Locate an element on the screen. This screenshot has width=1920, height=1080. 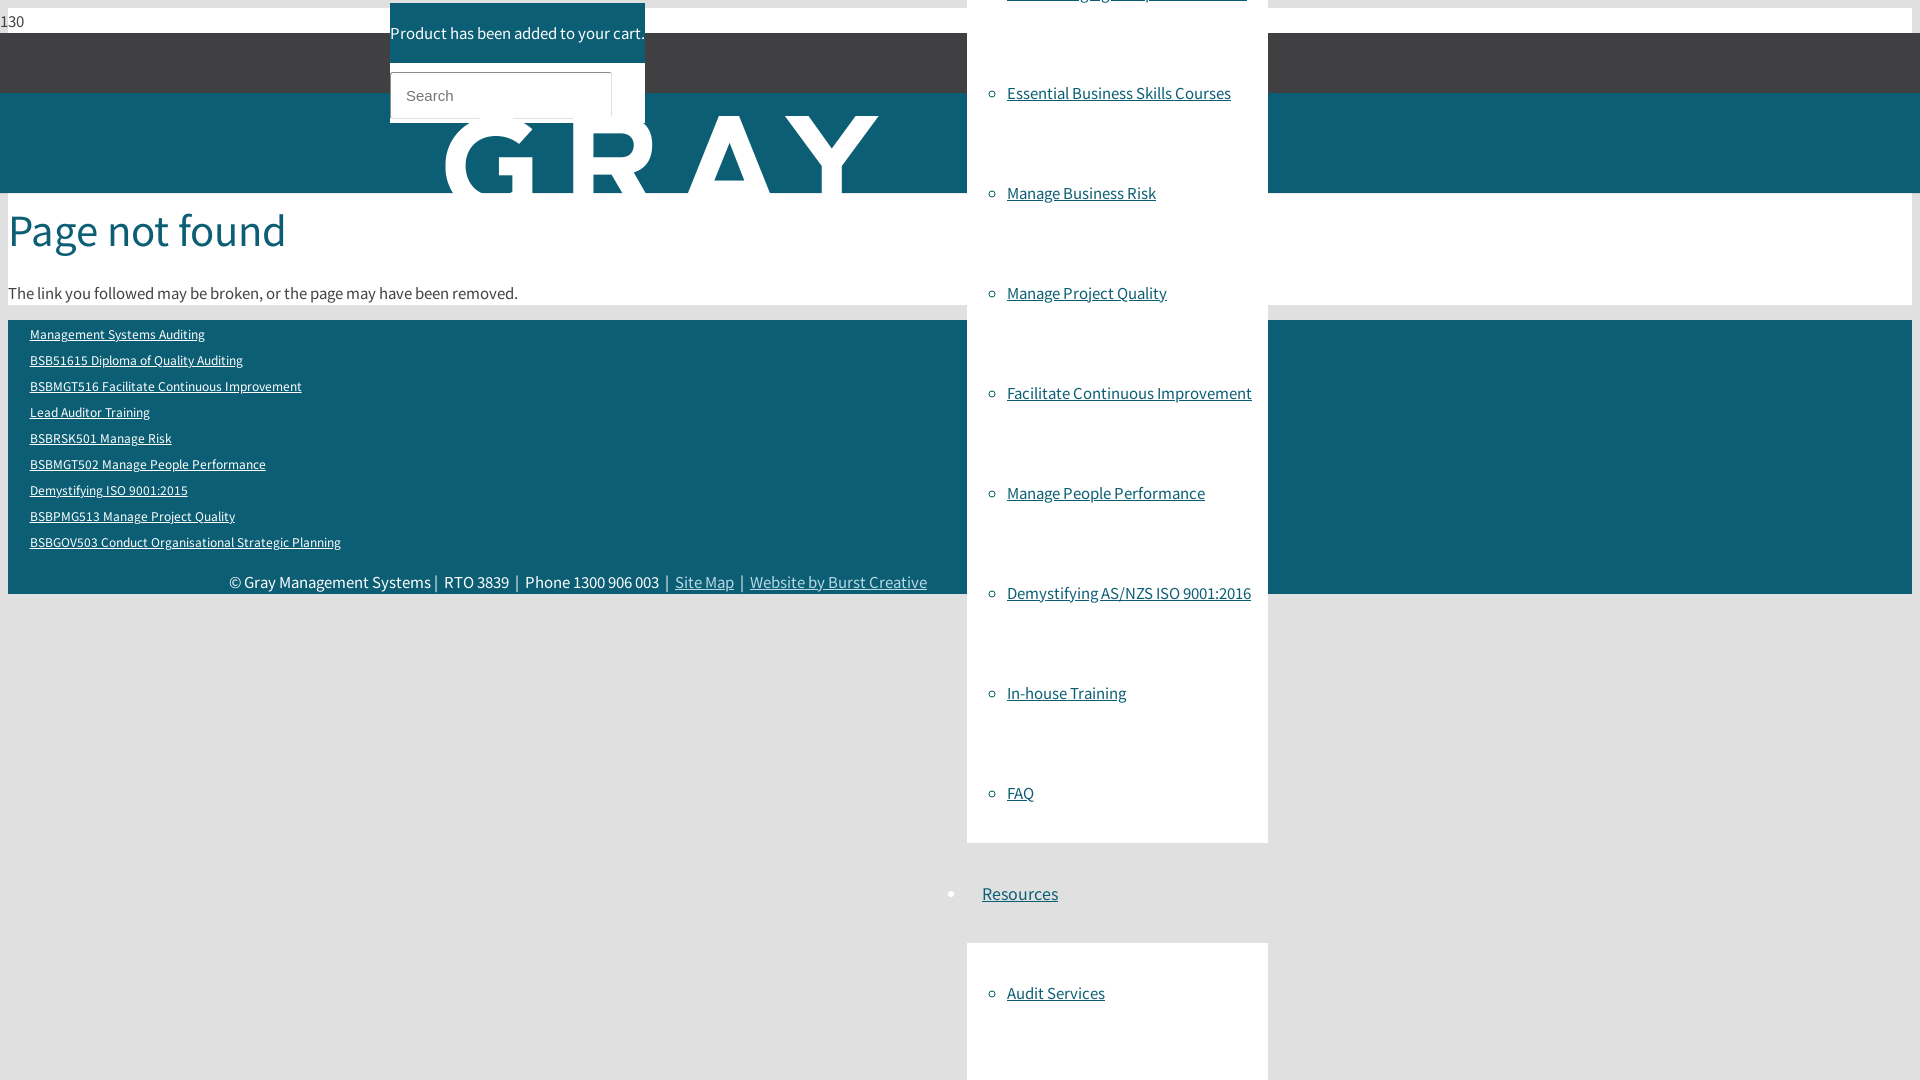
'Website by Burst Creative' is located at coordinates (838, 581).